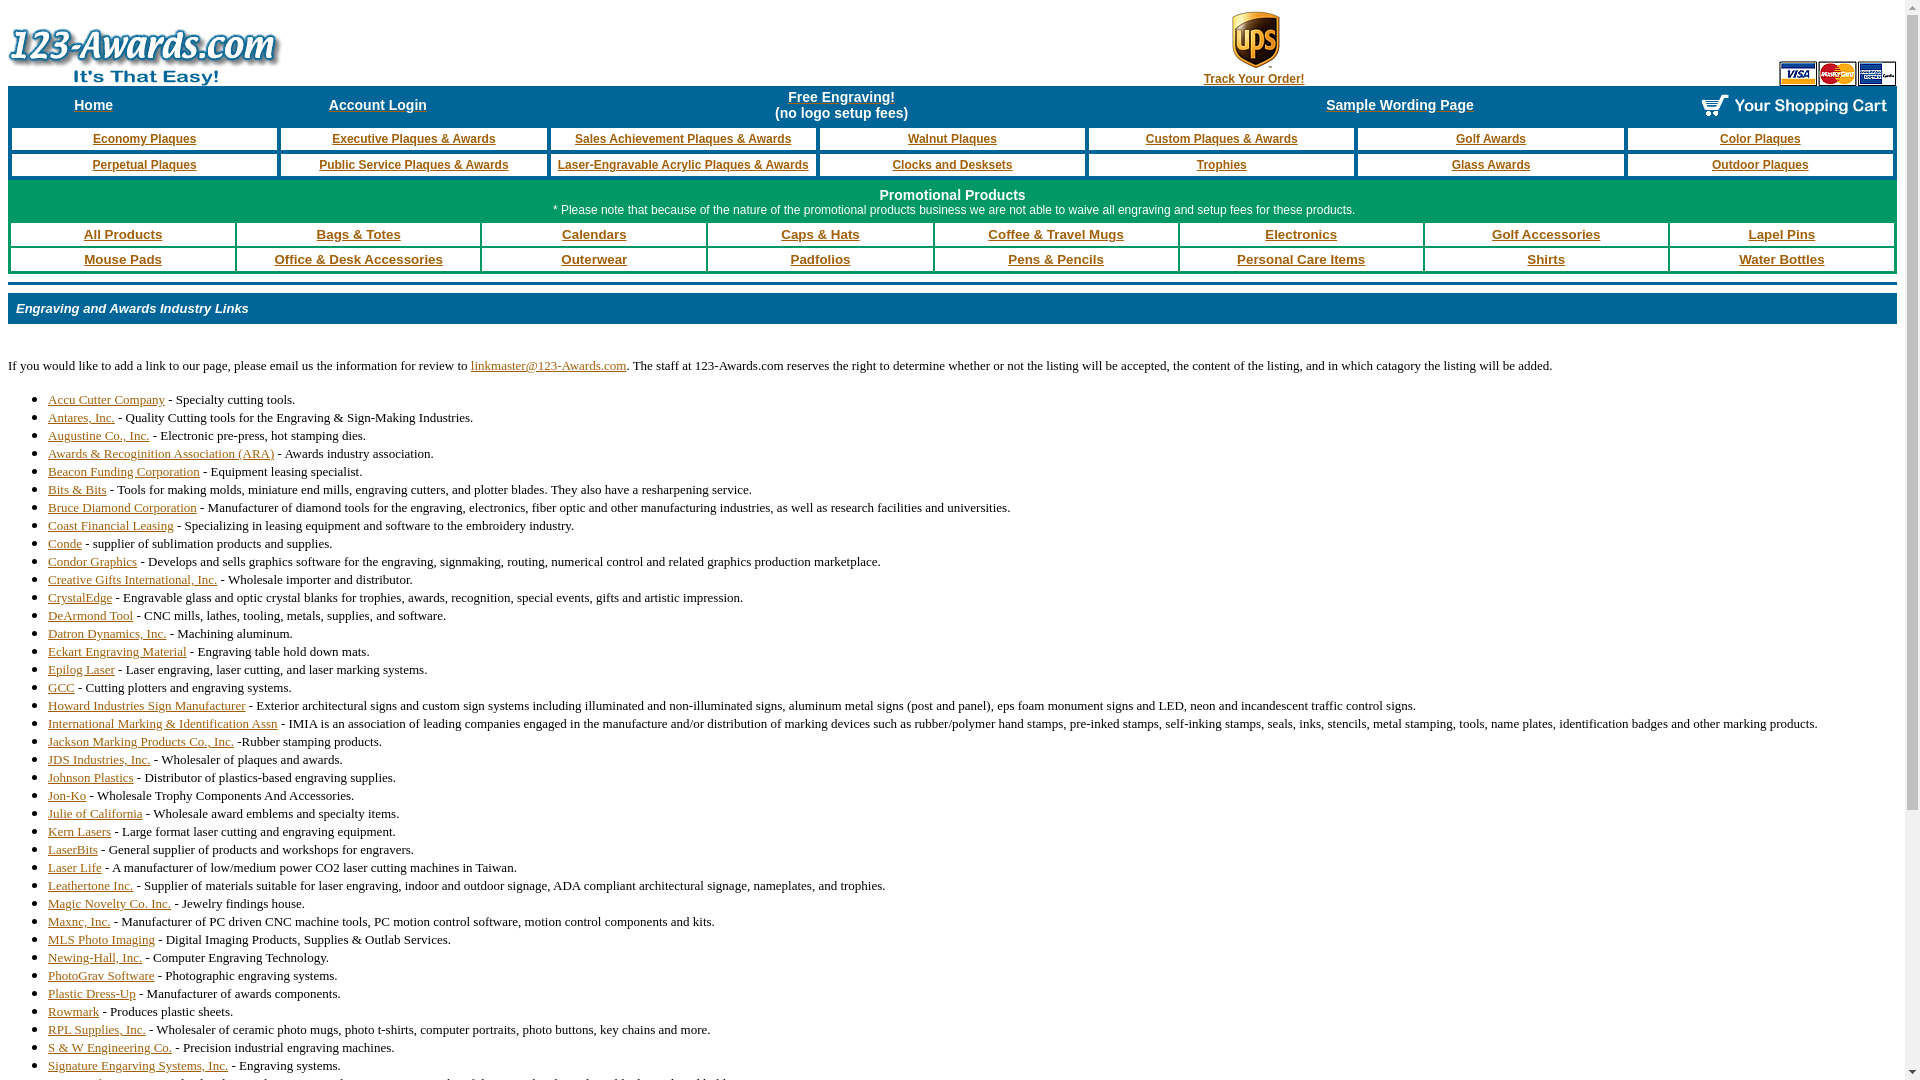 The width and height of the screenshot is (1920, 1080). I want to click on 'Awards & Recoginition Association (ARA)', so click(161, 453).